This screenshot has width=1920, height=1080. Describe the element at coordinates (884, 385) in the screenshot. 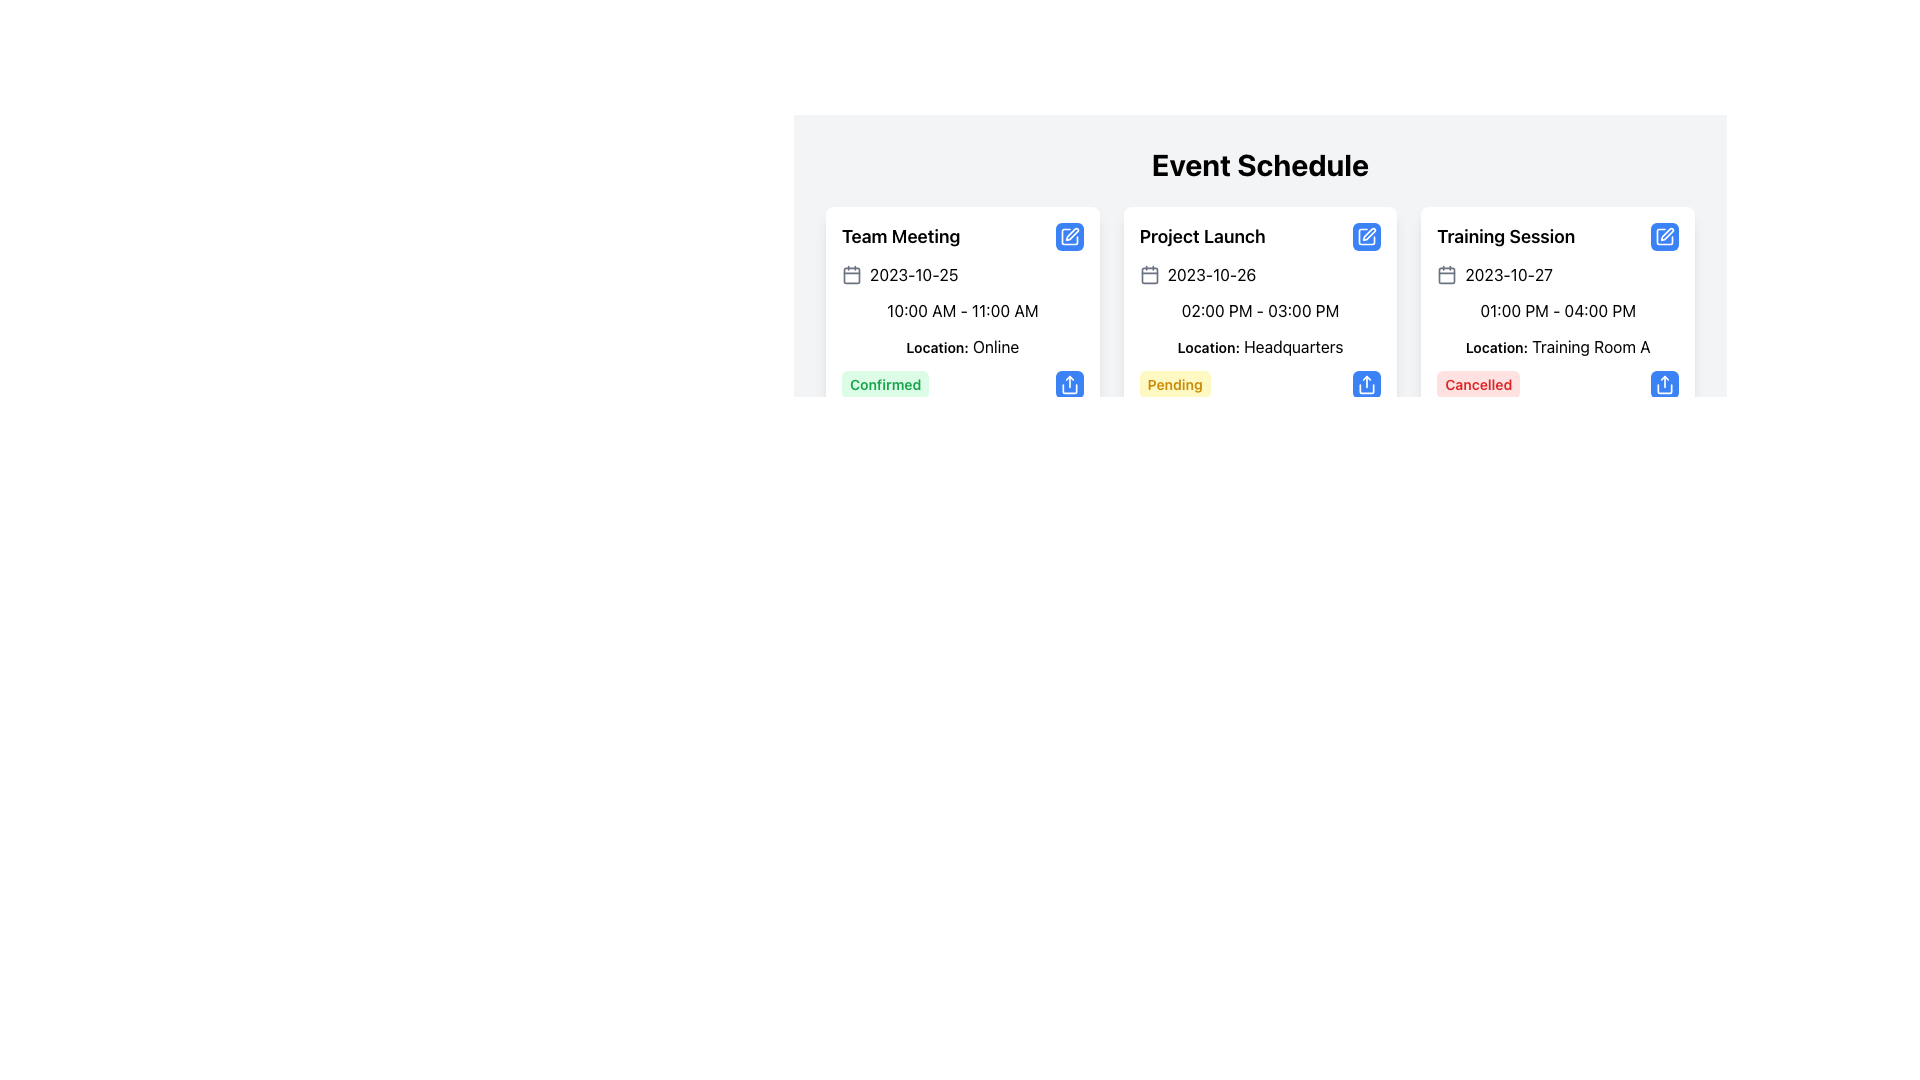

I see `the 'Confirmed' badge, which is a rectangular tag with a green background and rounded corners, located at the bottom-left corner of the 'Team Meeting' event card in the 'Event Schedule' interface` at that location.